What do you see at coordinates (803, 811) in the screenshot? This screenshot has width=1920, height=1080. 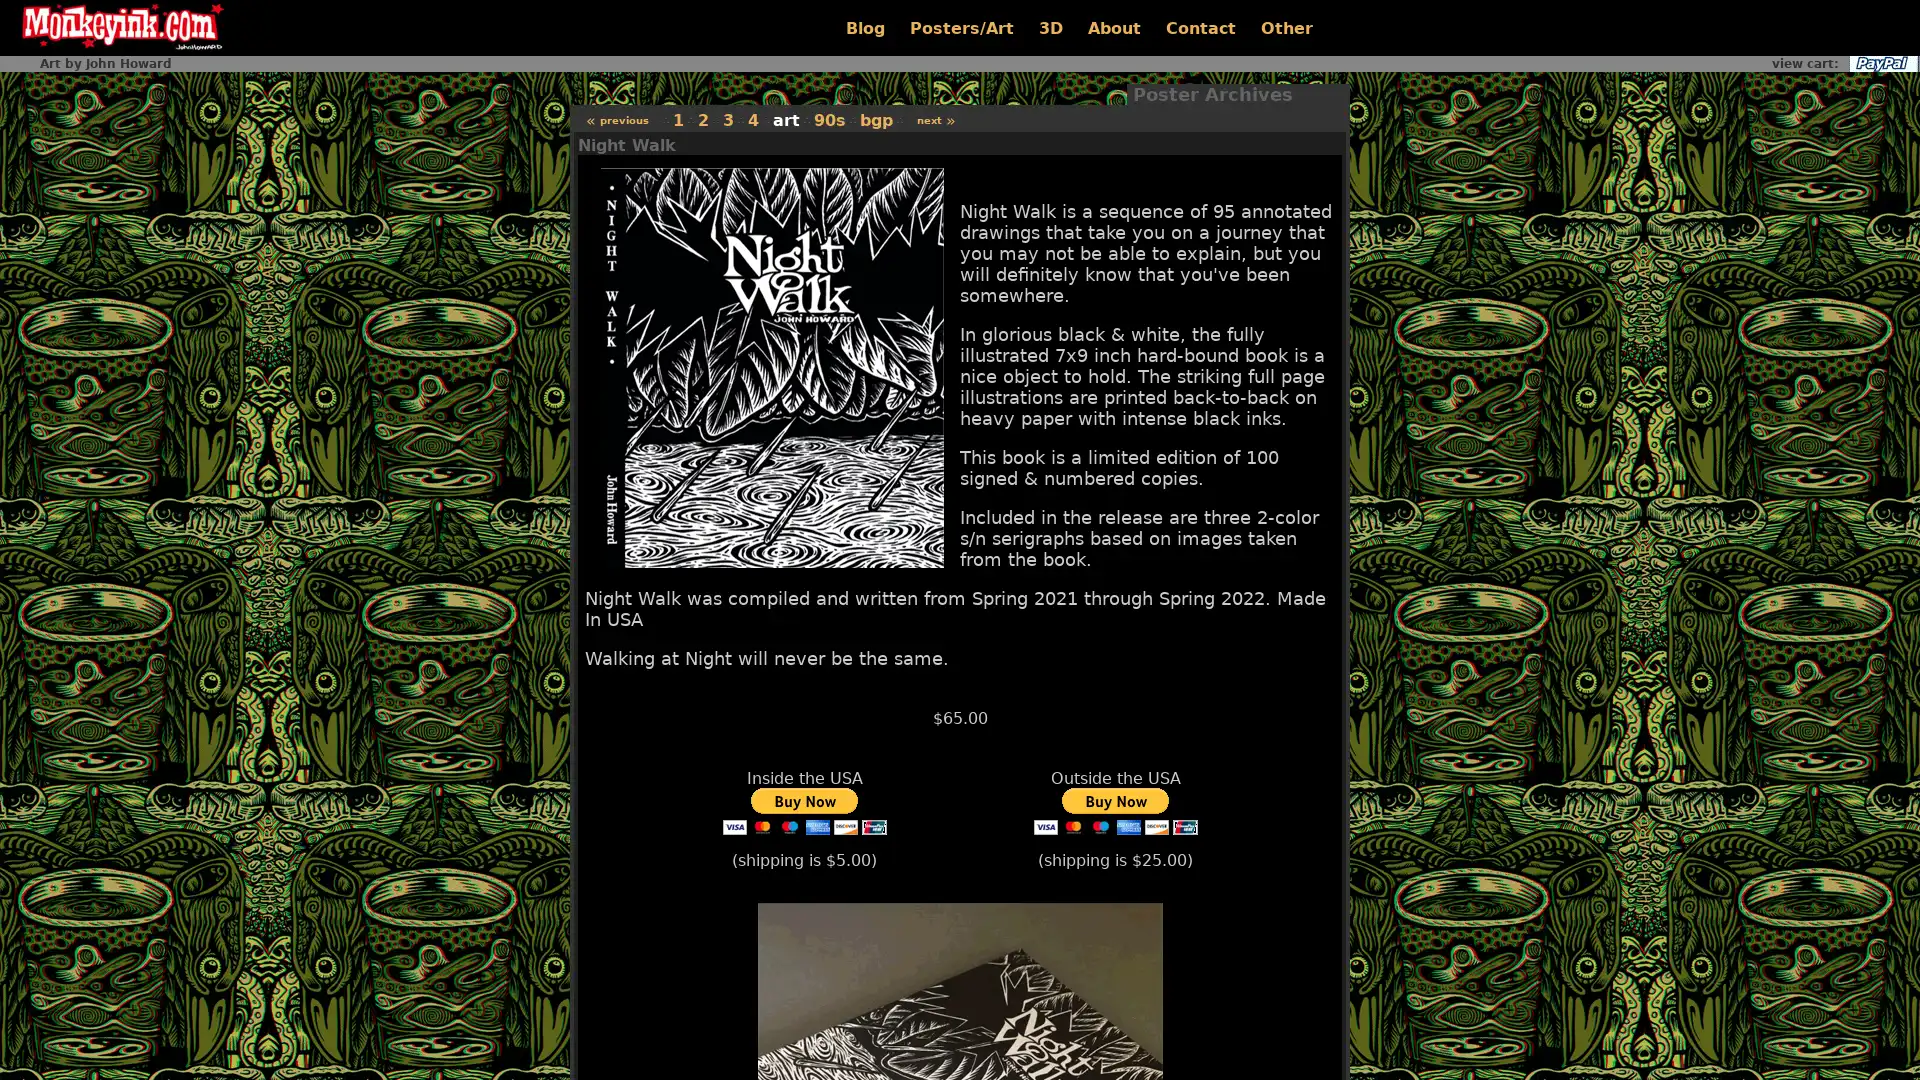 I see `PayPal - The safer, easier way to pay online!` at bounding box center [803, 811].